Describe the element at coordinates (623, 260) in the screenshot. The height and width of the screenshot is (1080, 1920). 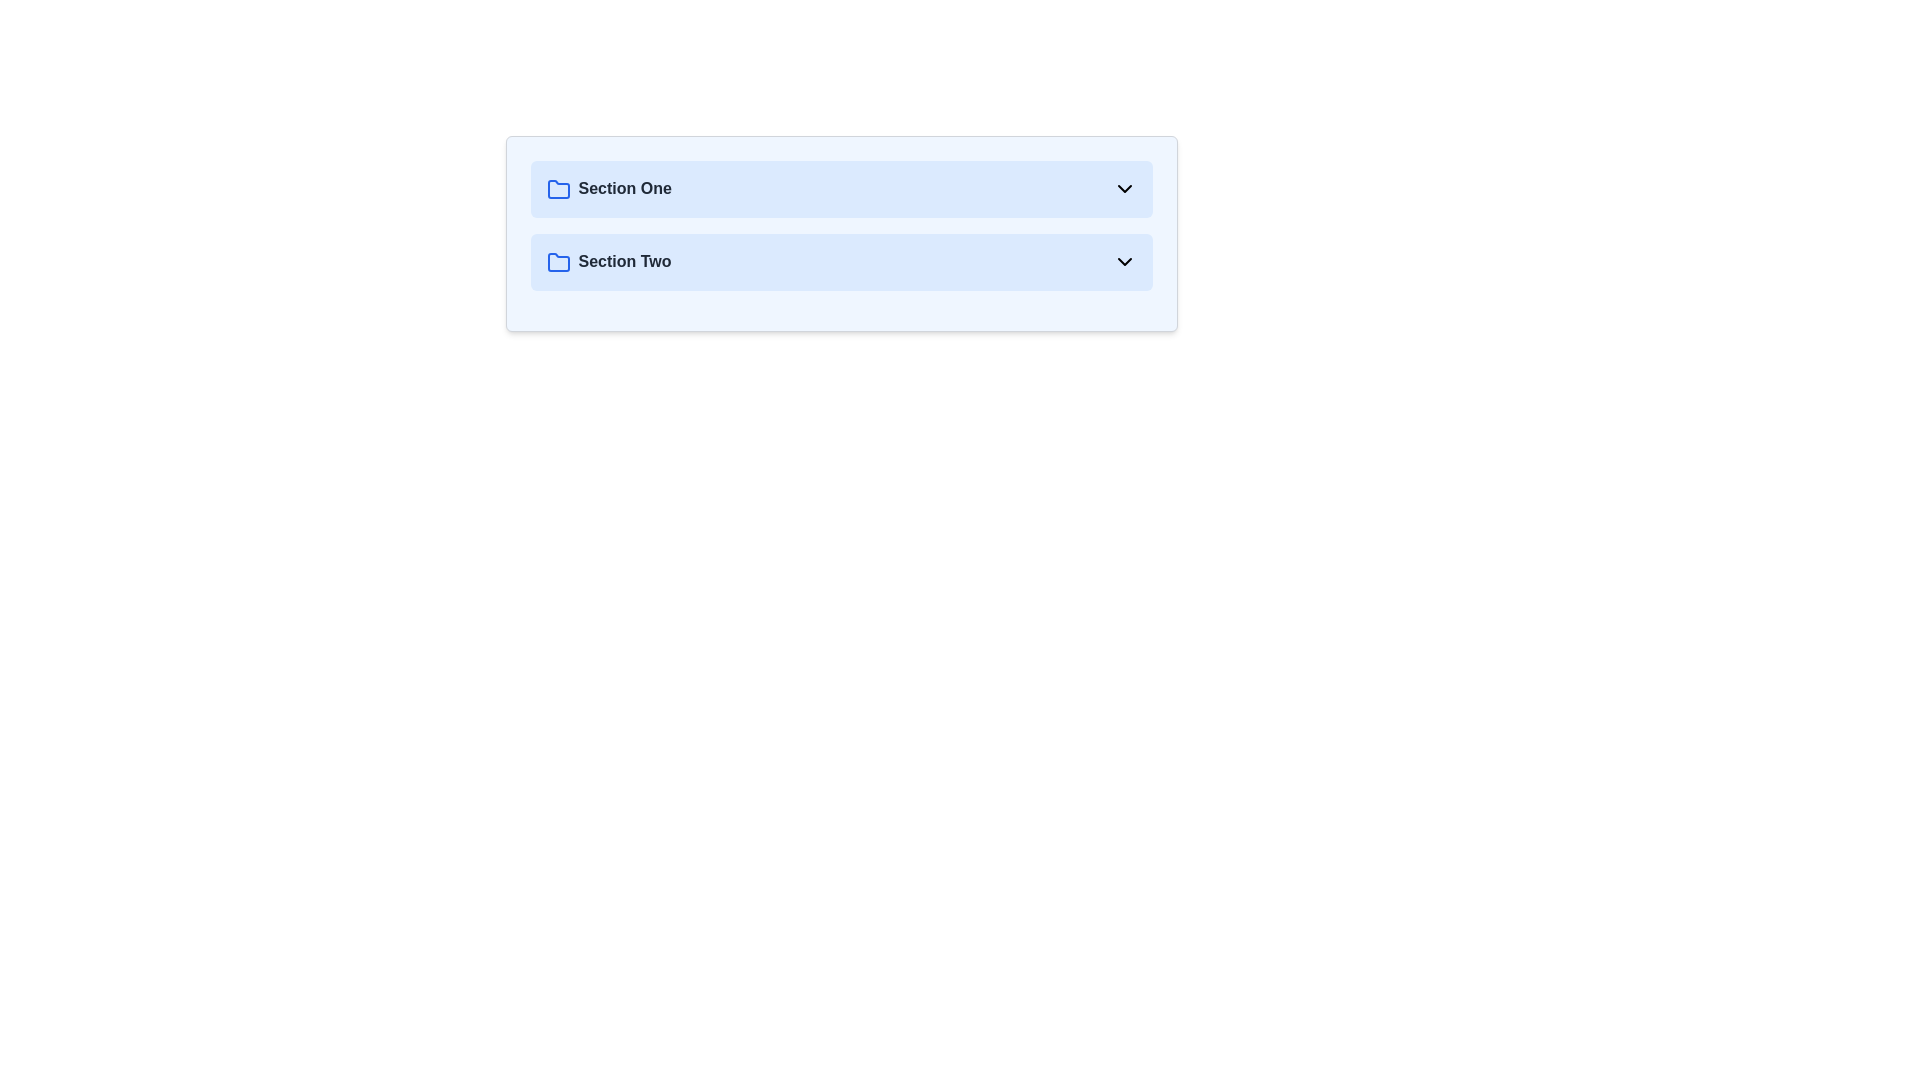
I see `the text label identifying the second section in the list` at that location.